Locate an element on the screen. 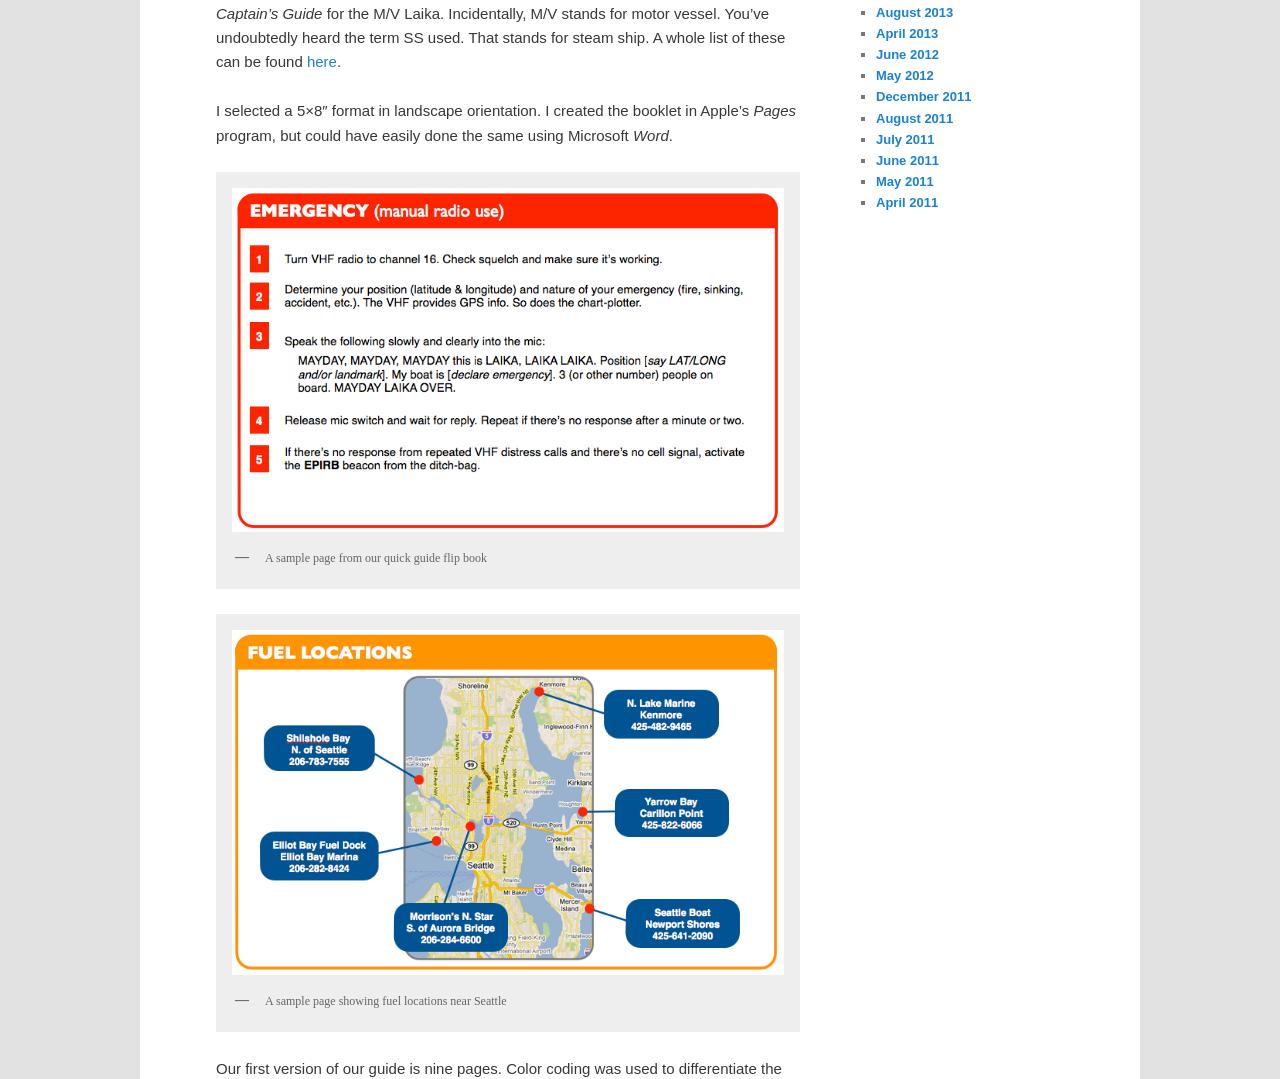 Image resolution: width=1280 pixels, height=1079 pixels. 'program, but could have easily done the same using Microsoft' is located at coordinates (423, 133).